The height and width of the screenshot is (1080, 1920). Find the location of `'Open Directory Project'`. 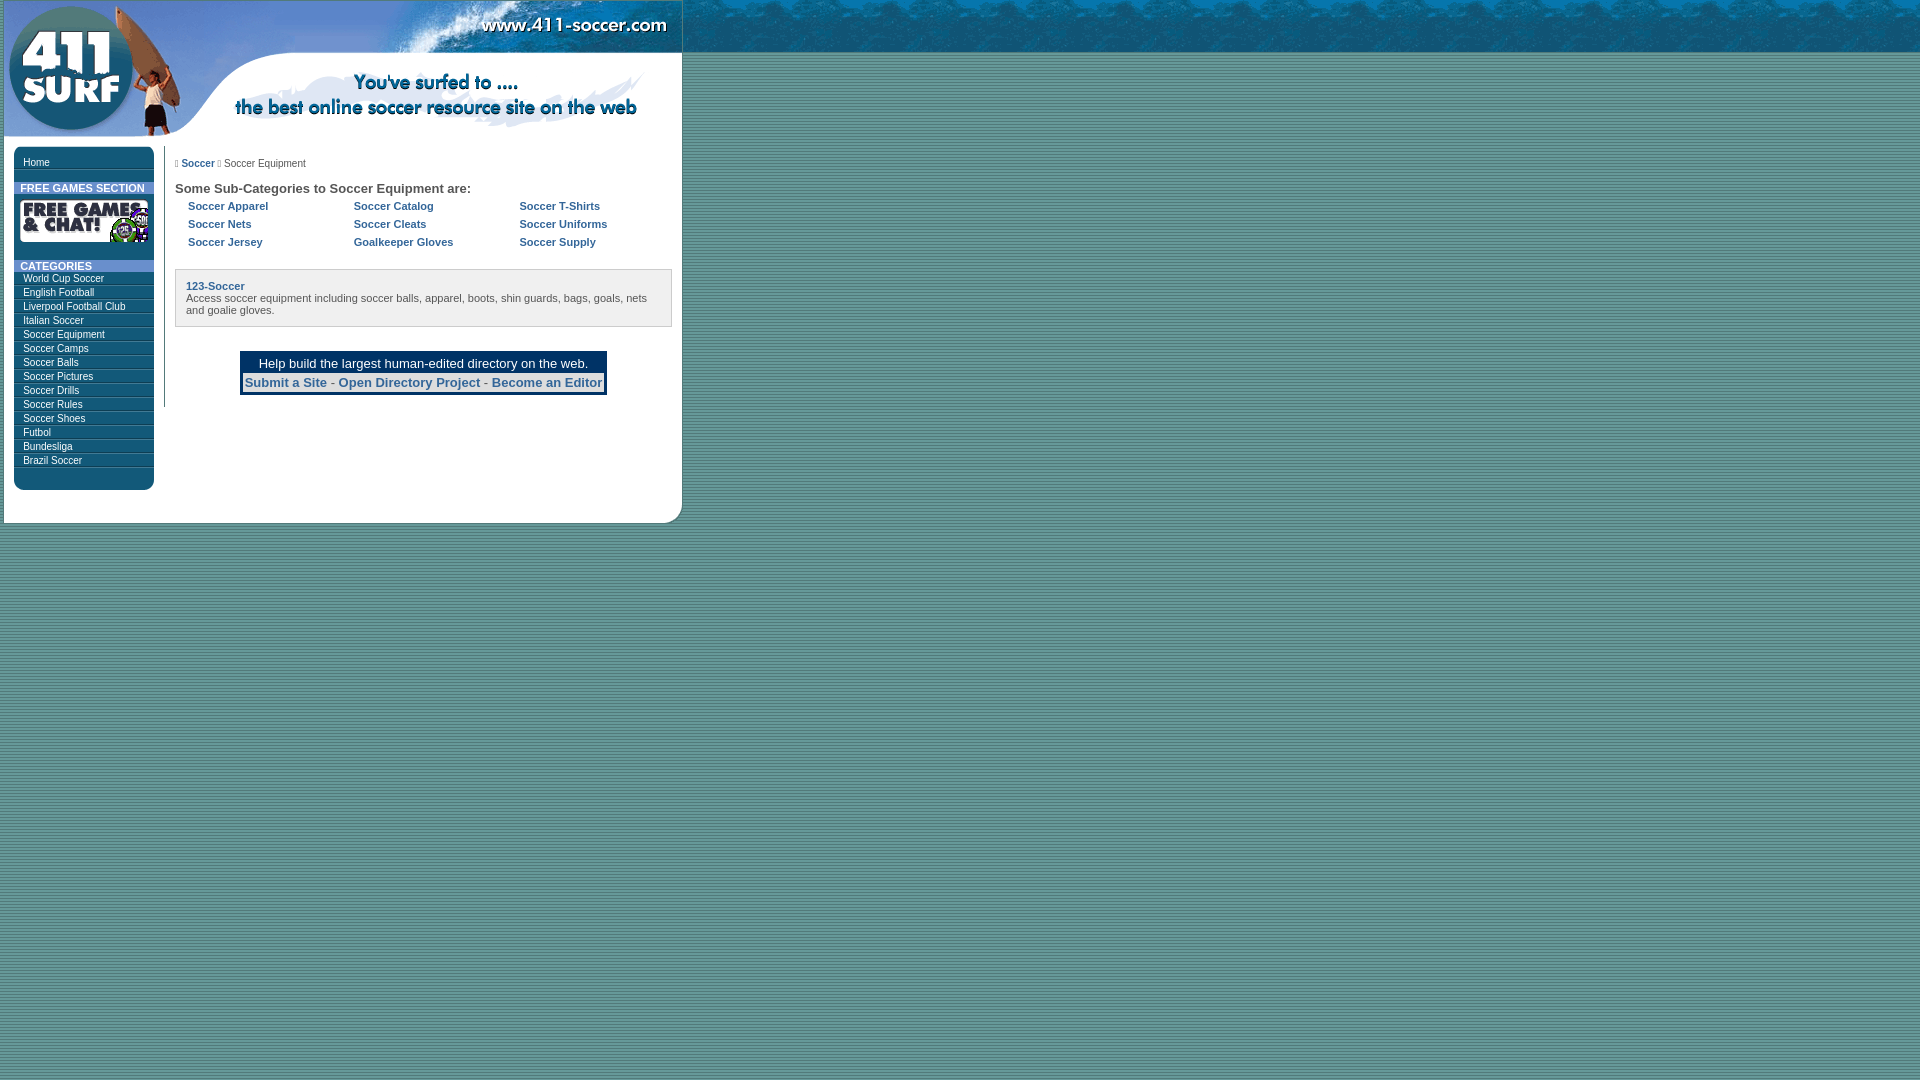

'Open Directory Project' is located at coordinates (408, 382).